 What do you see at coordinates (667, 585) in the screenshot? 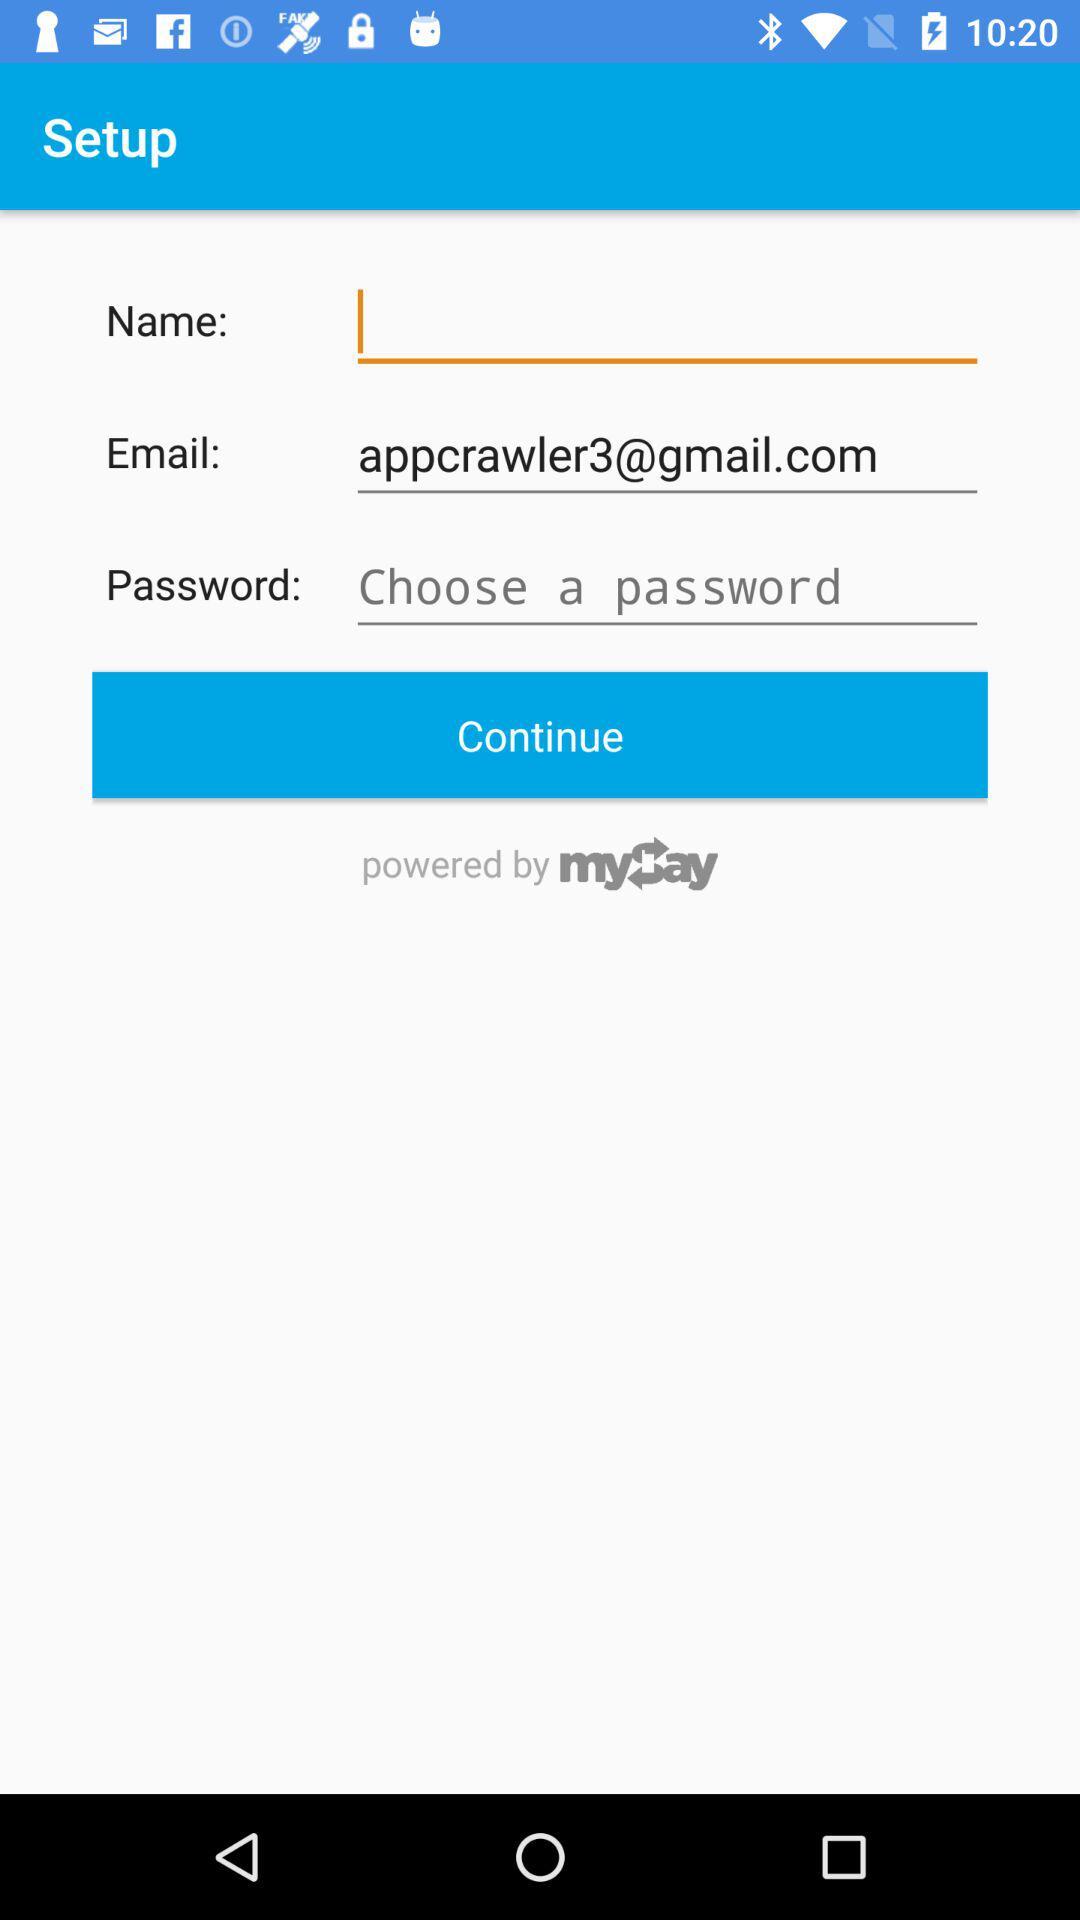
I see `icon below appcrawler3@gmail.com icon` at bounding box center [667, 585].